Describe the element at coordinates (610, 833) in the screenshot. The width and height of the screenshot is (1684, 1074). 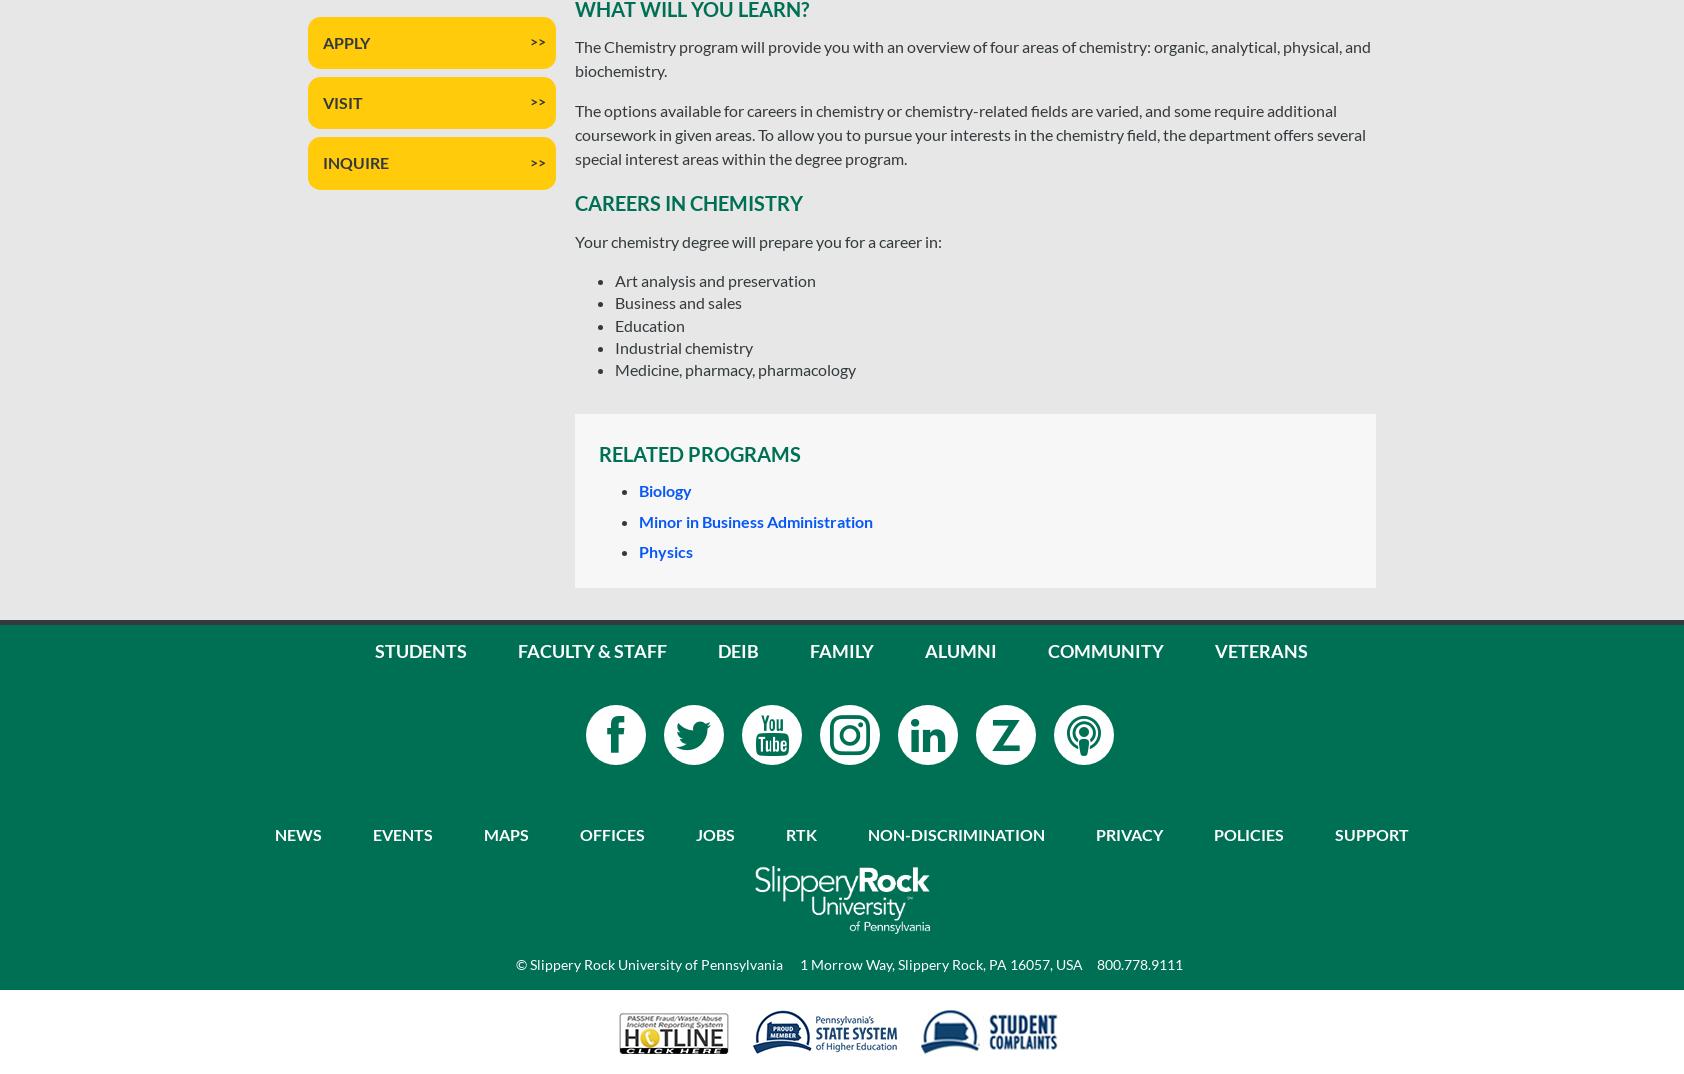
I see `'Offices'` at that location.